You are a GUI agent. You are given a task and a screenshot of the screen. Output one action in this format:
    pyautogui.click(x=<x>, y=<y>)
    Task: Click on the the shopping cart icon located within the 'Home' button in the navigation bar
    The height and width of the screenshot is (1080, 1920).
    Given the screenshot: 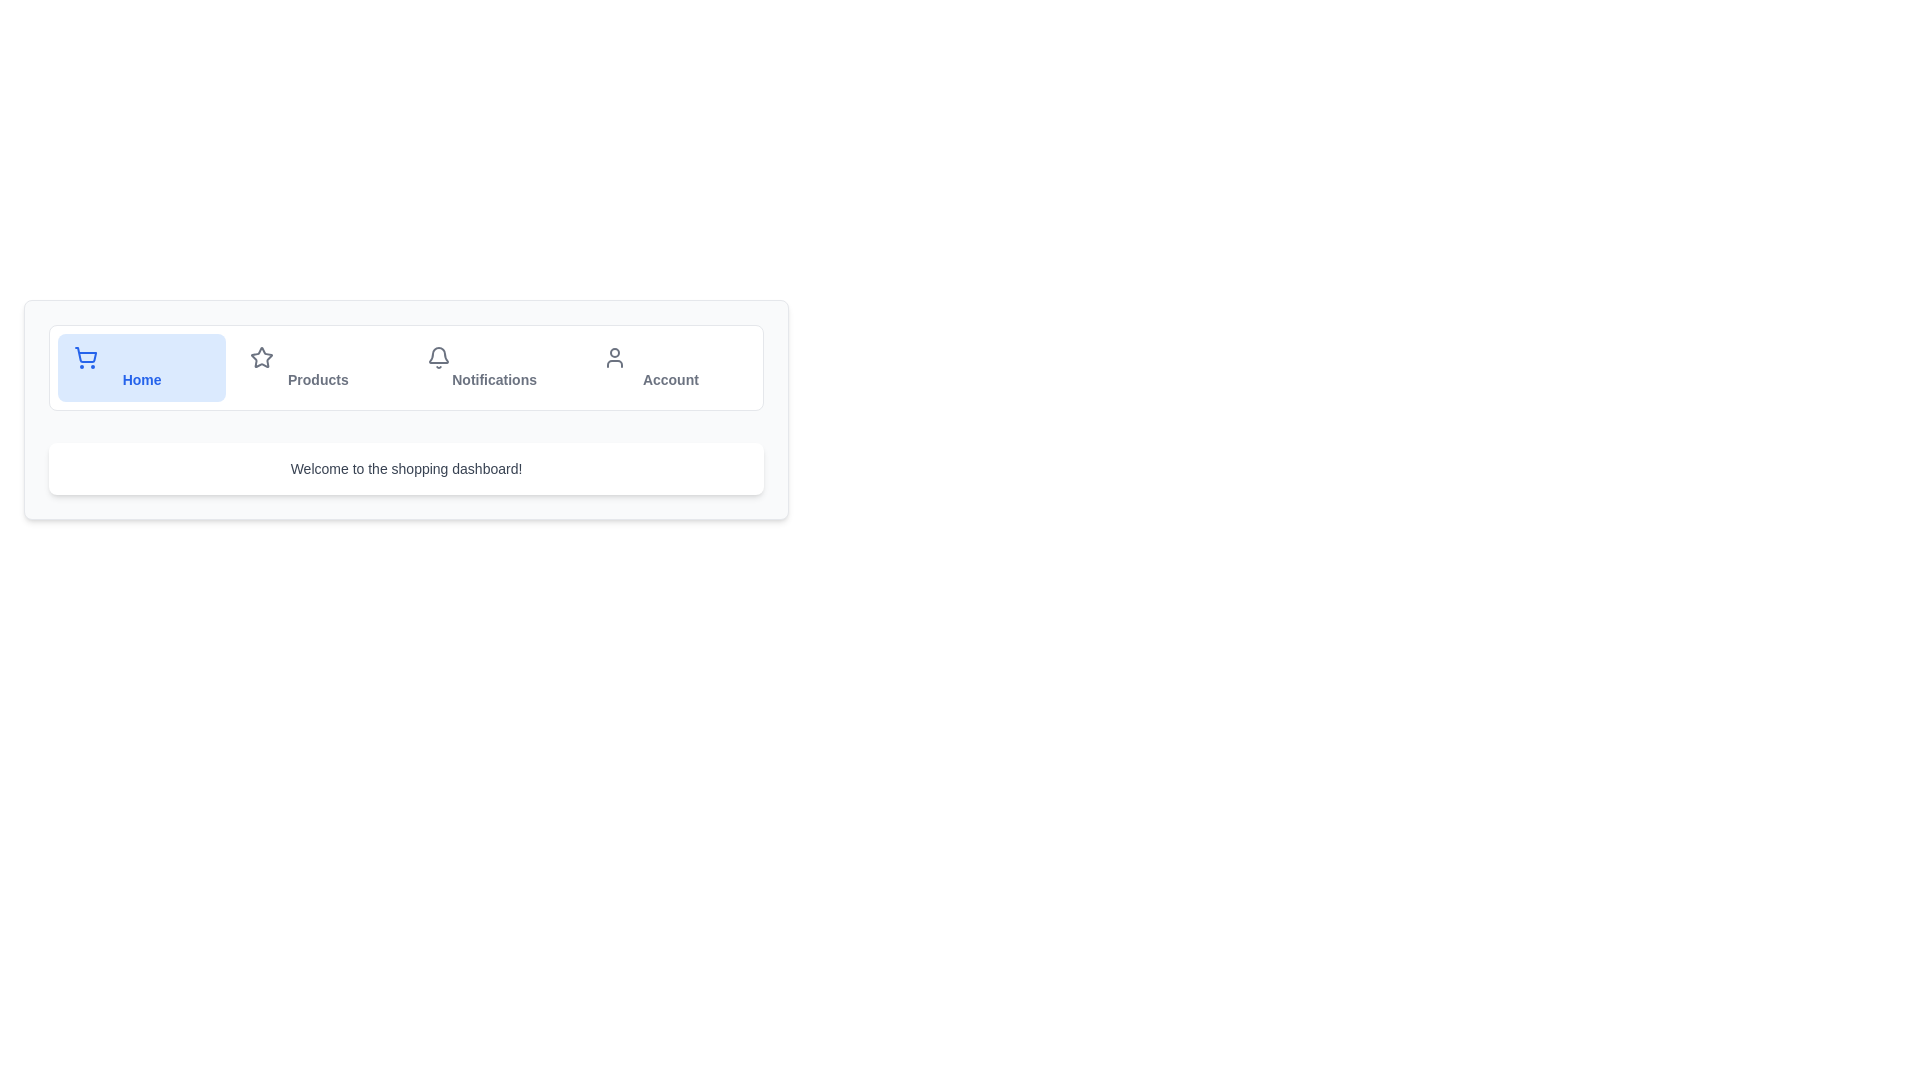 What is the action you would take?
    pyautogui.click(x=85, y=357)
    